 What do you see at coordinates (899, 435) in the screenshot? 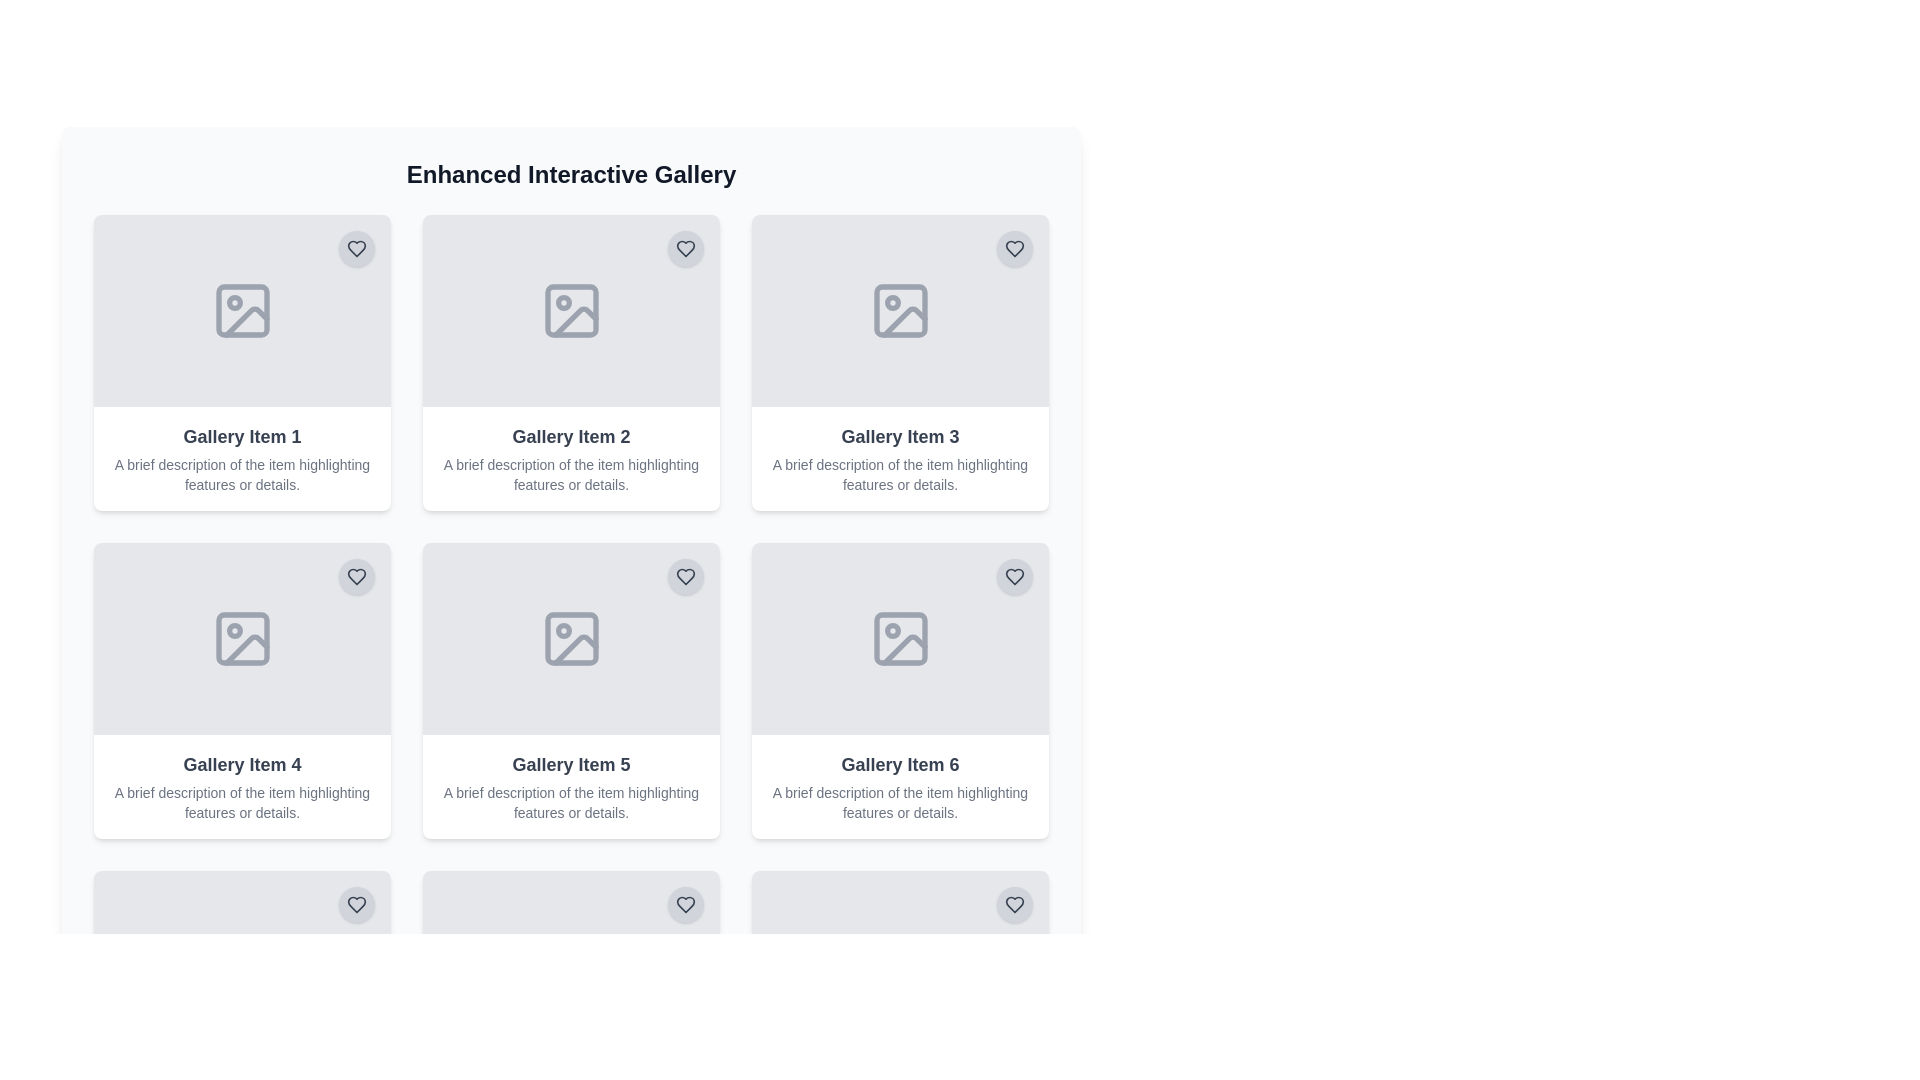
I see `text displayed in the title label of the third gallery item, located in the center of the UI above the descriptive text and below the image placeholder` at bounding box center [899, 435].